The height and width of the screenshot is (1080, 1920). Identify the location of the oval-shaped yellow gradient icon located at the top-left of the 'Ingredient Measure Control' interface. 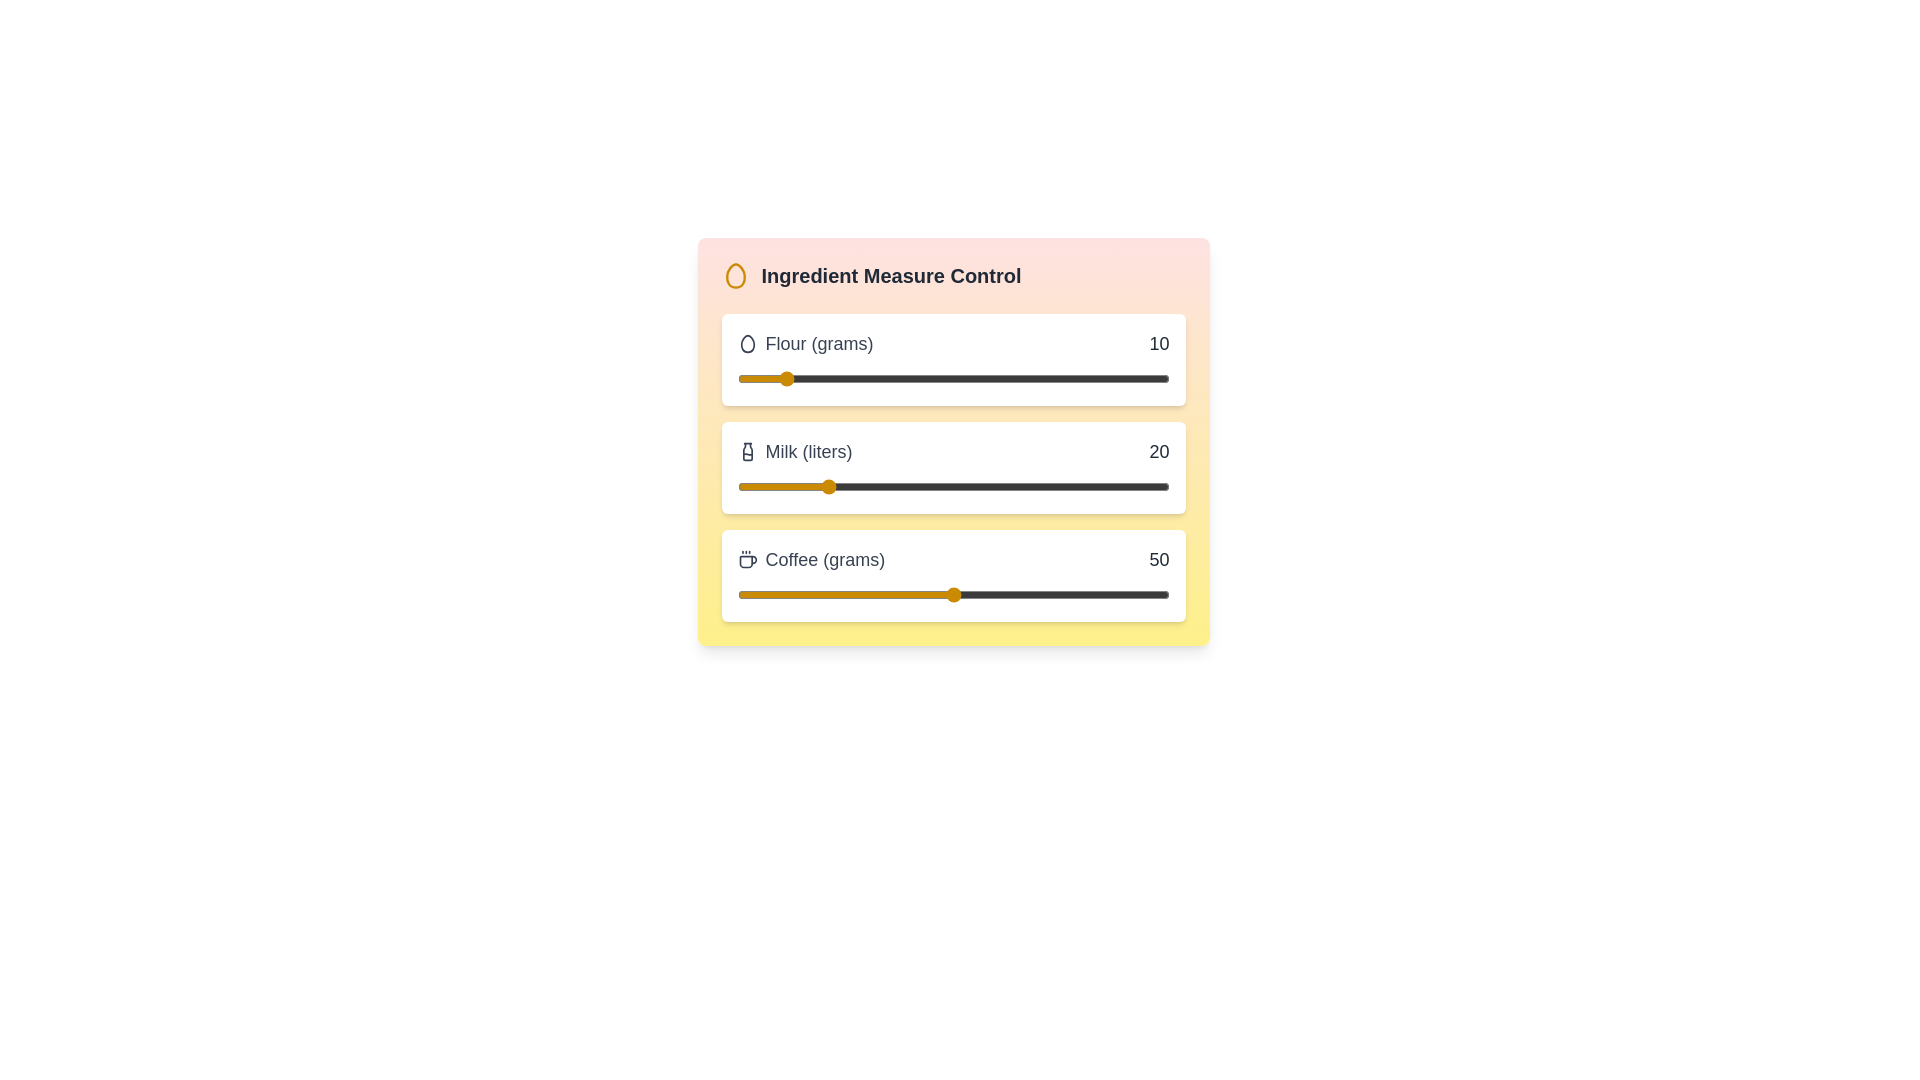
(734, 276).